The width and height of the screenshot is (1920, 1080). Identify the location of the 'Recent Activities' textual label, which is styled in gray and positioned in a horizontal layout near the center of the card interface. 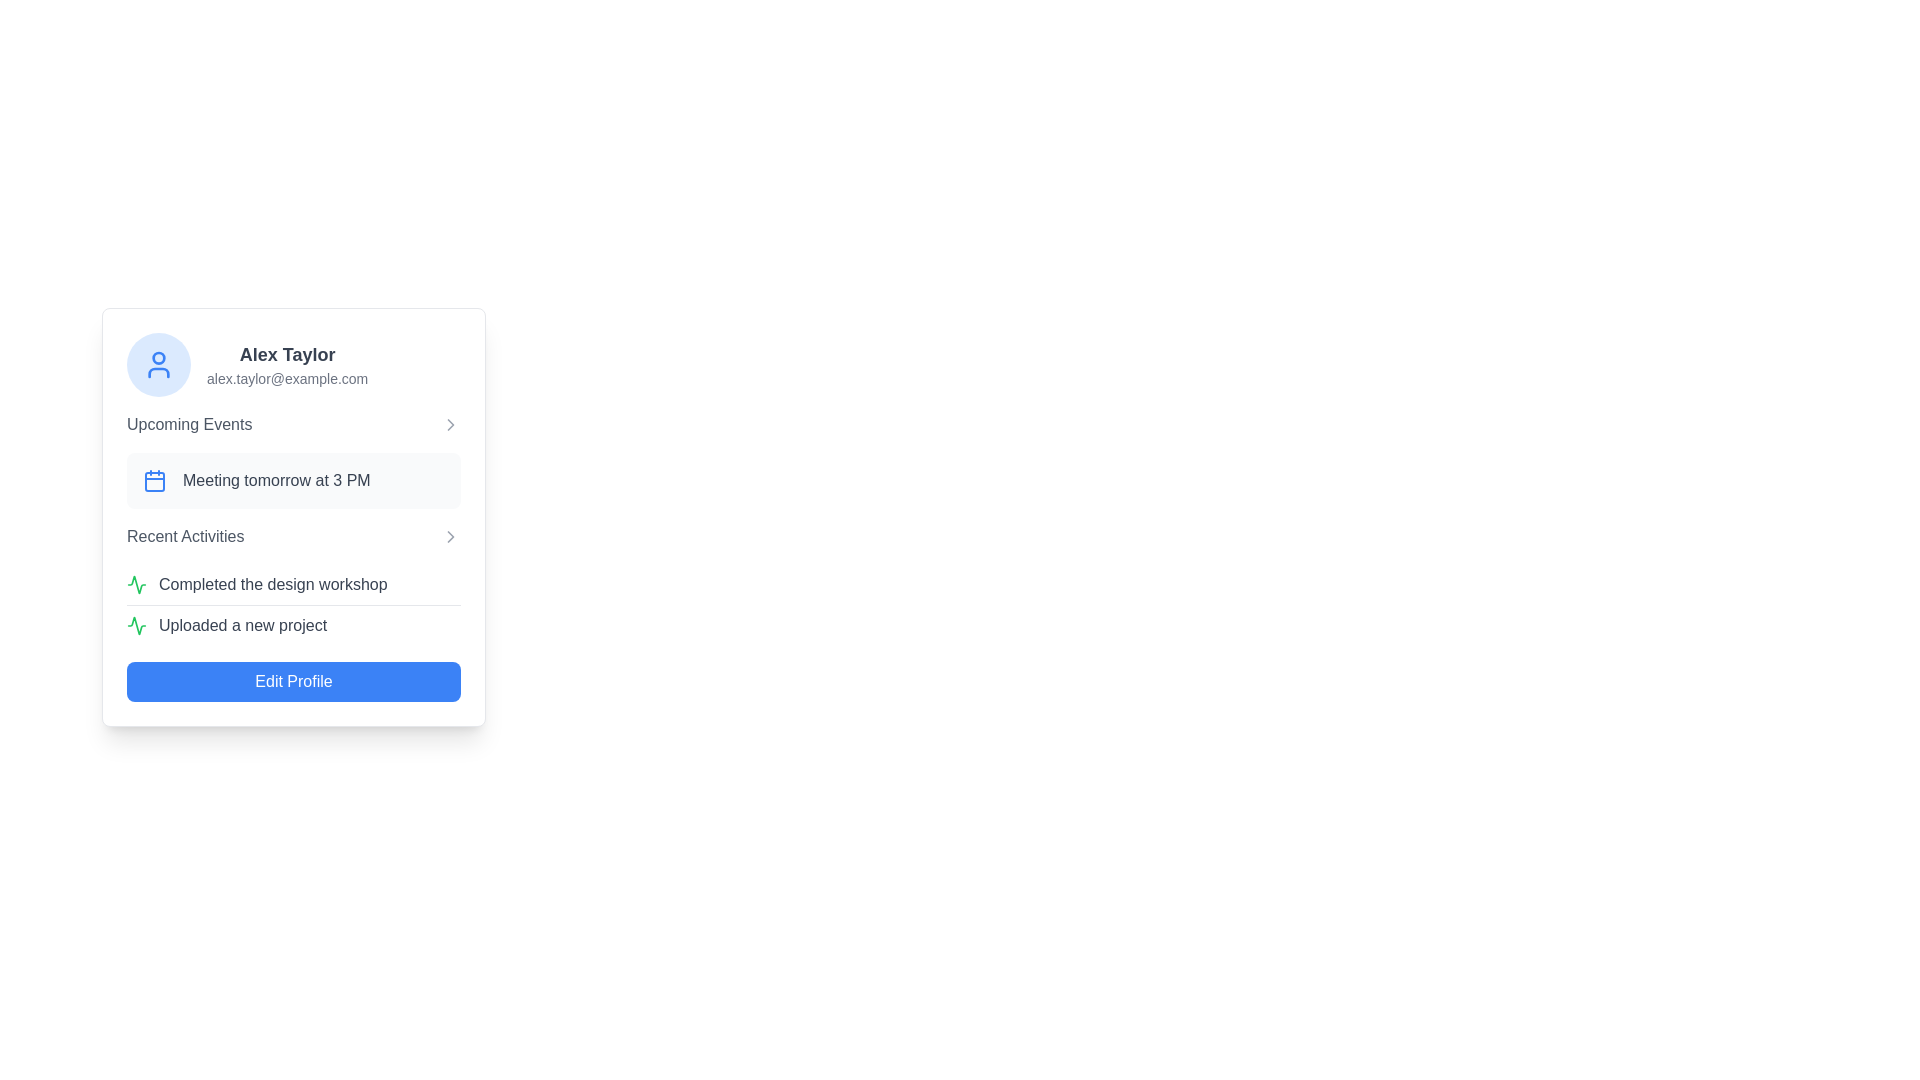
(185, 535).